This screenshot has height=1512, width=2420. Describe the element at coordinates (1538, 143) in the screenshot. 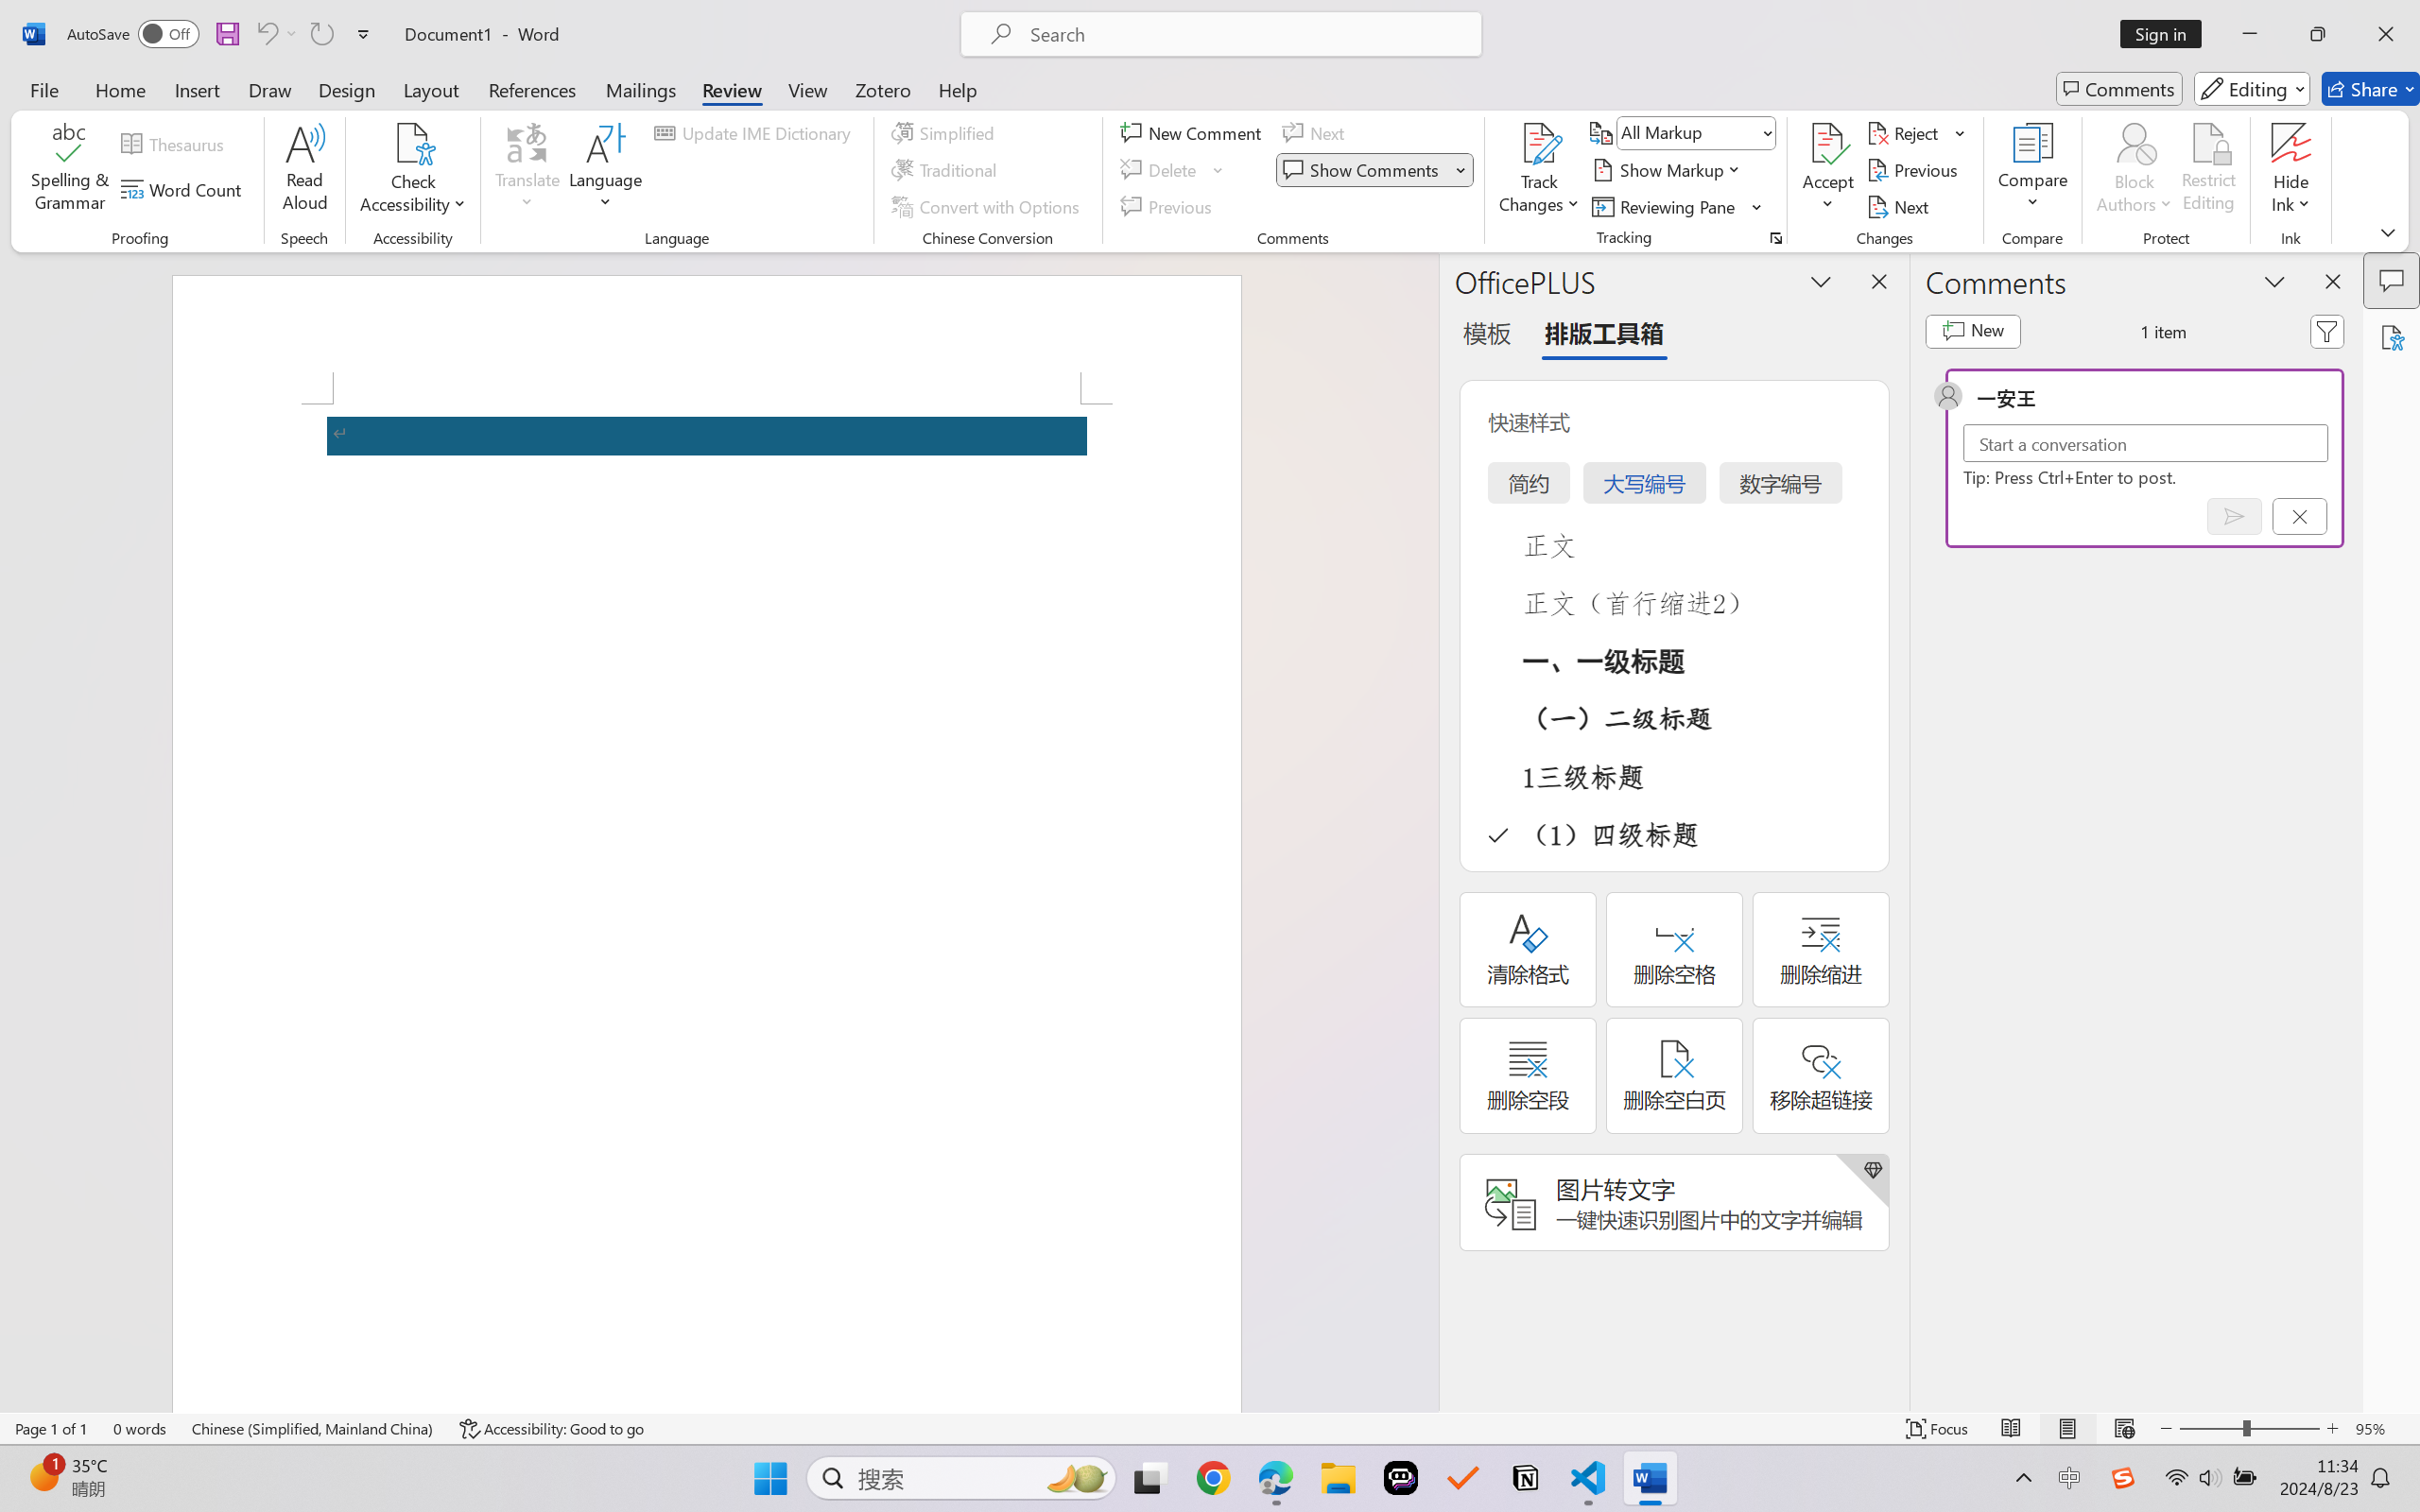

I see `'Track Changes'` at that location.